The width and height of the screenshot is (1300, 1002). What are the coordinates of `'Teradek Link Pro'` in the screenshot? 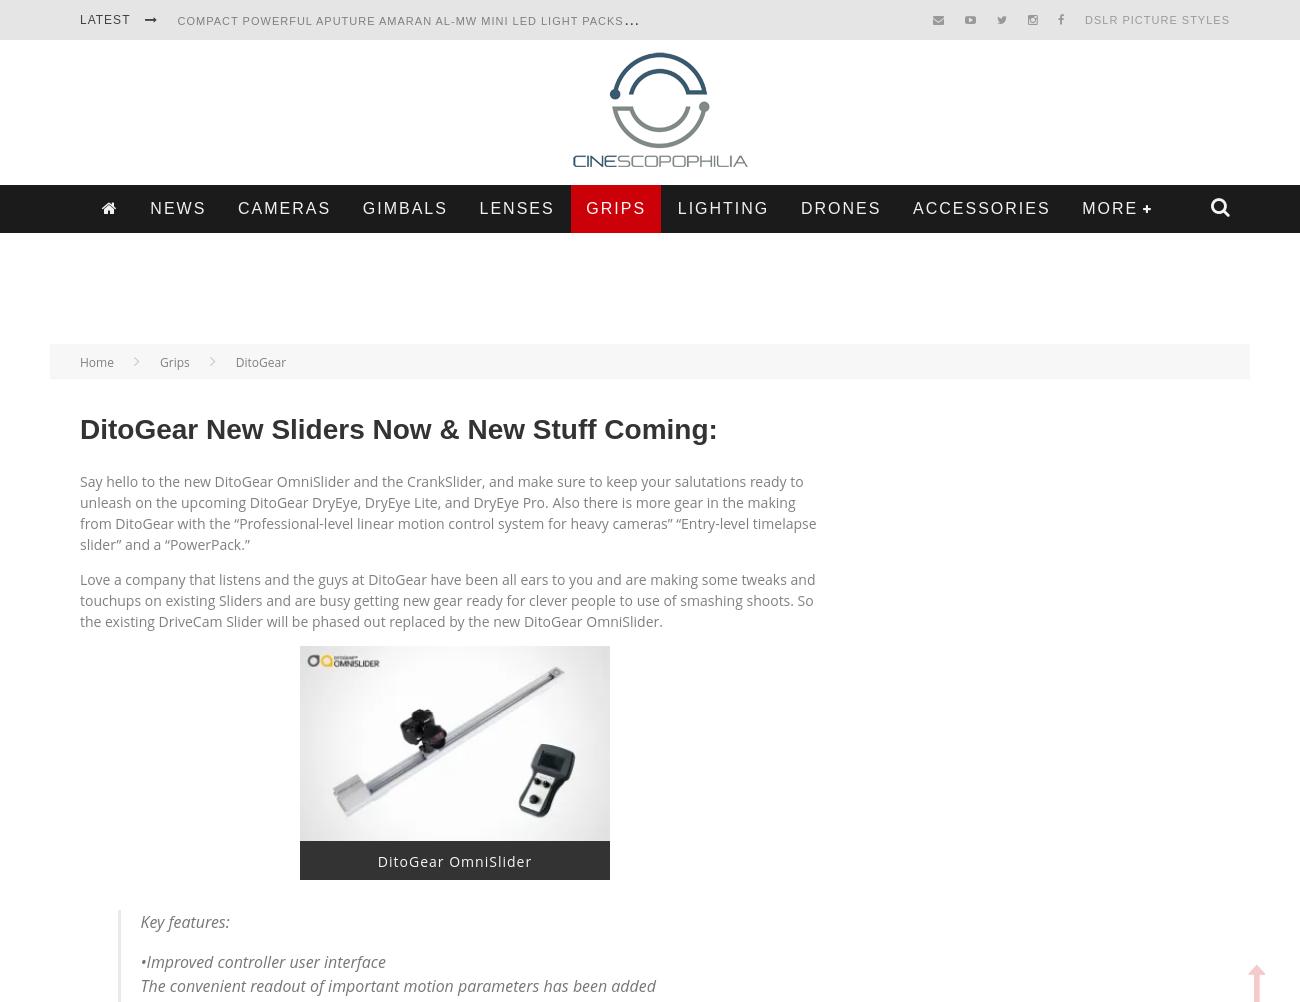 It's located at (237, 184).